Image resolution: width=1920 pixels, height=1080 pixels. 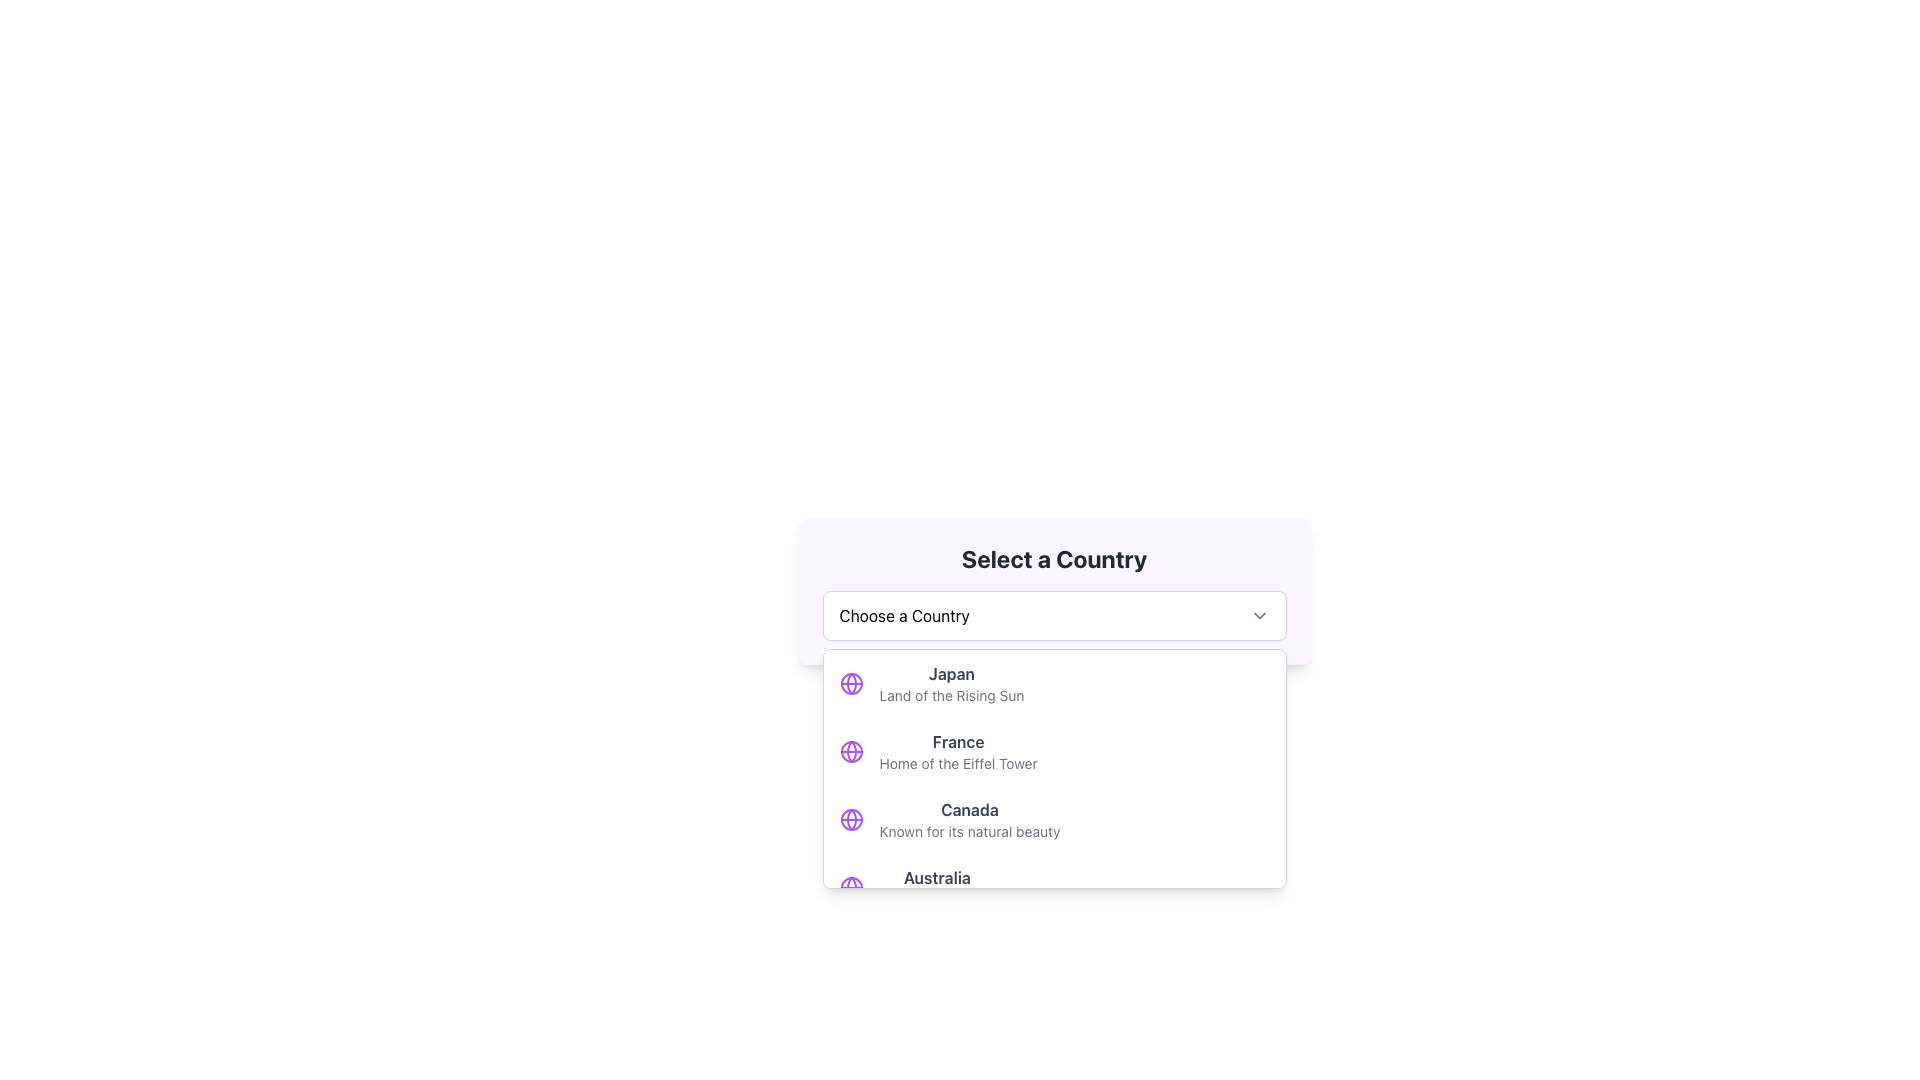 What do you see at coordinates (957, 752) in the screenshot?
I see `the dropdown list item for 'France', which is the second option under 'Select a Country'` at bounding box center [957, 752].